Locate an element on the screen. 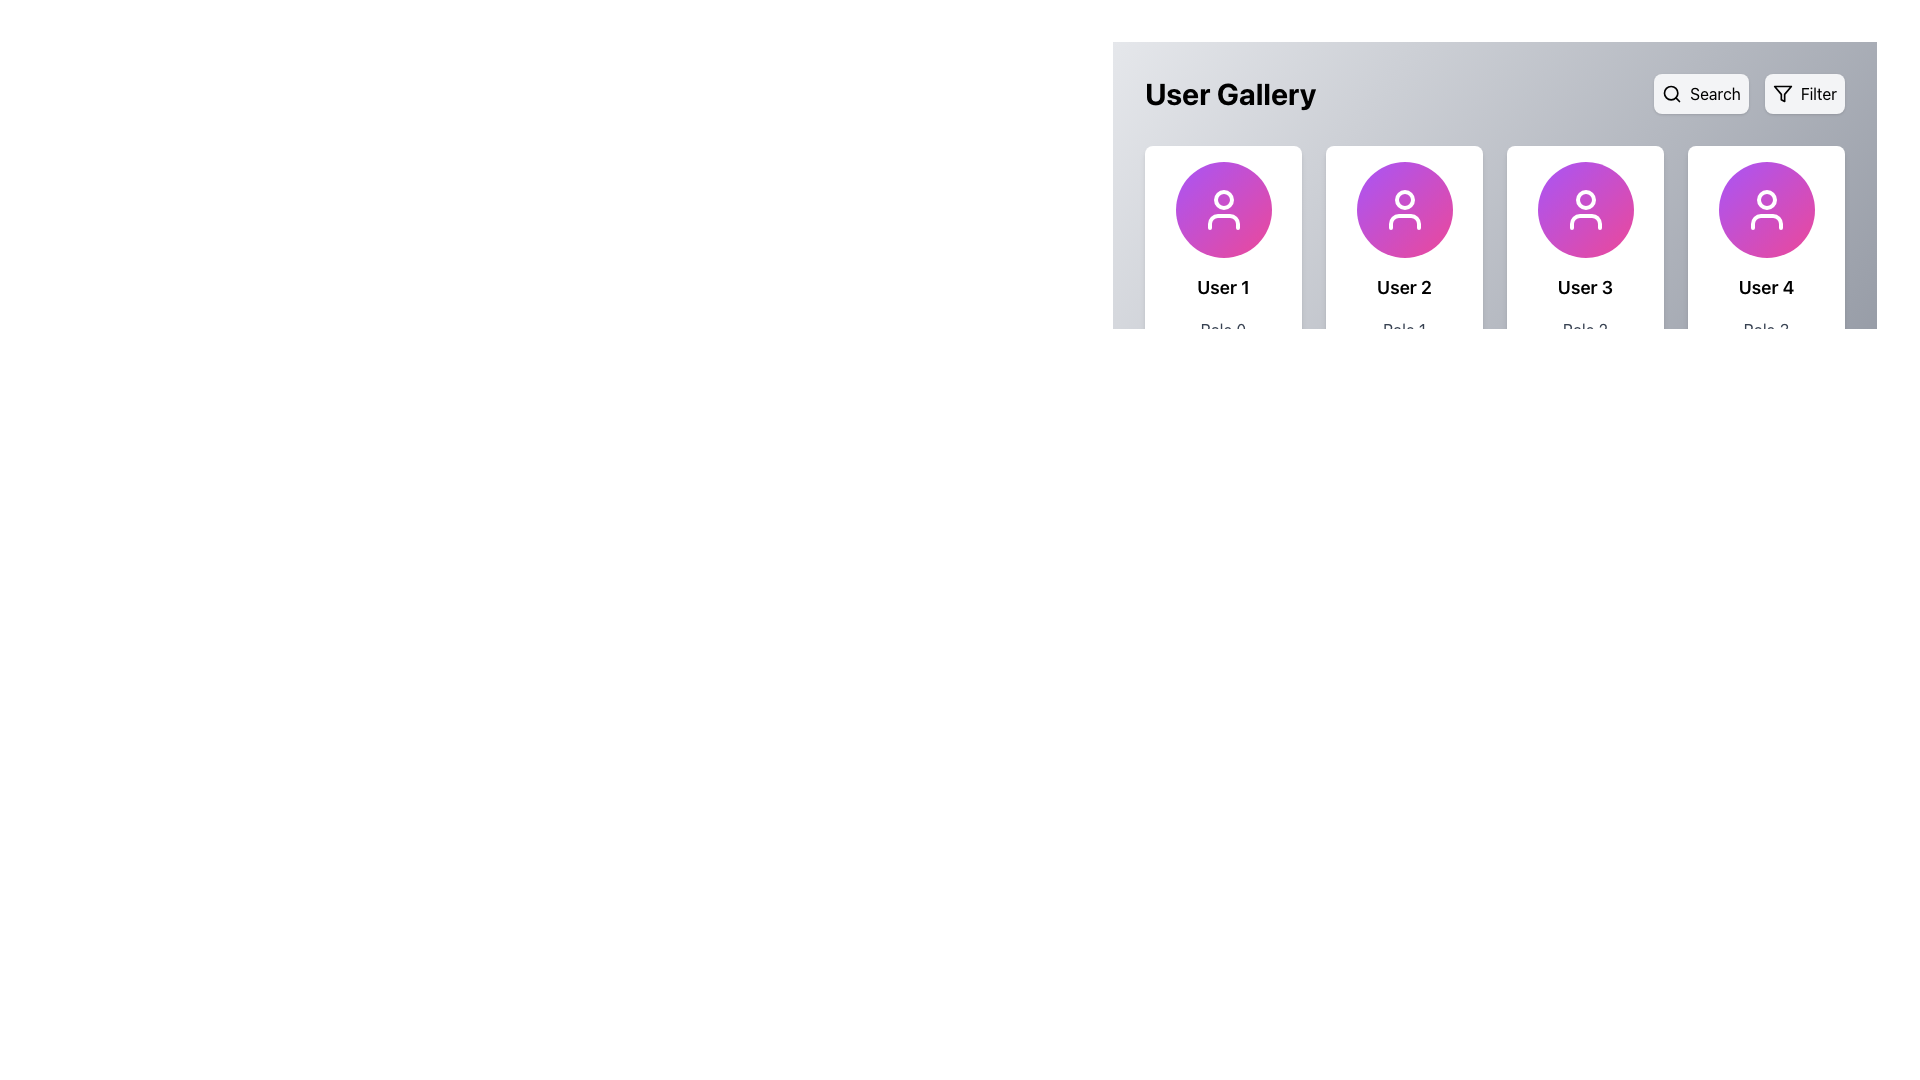 This screenshot has height=1080, width=1920. the graphical circle component of the magnifying glass icon located in the top-right corner of the interface is located at coordinates (1671, 93).